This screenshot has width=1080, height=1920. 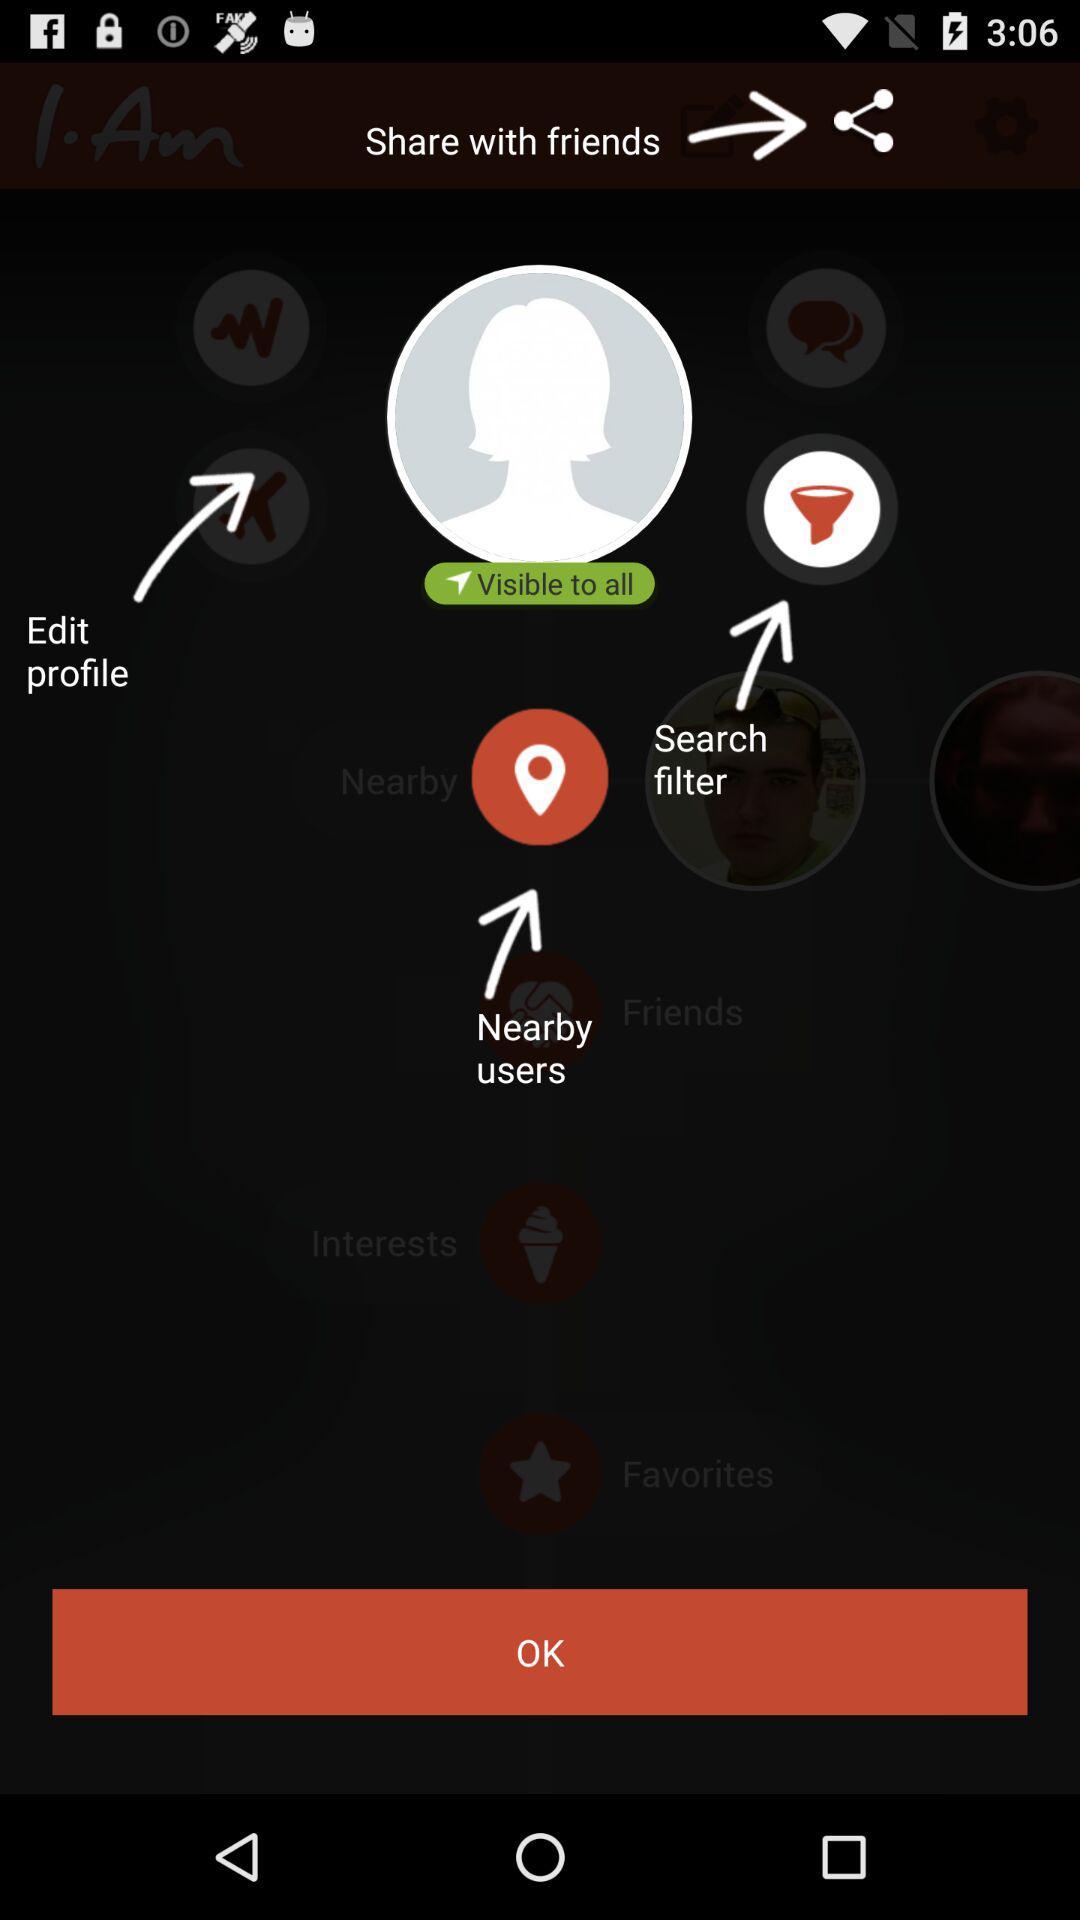 I want to click on ok item, so click(x=540, y=1652).